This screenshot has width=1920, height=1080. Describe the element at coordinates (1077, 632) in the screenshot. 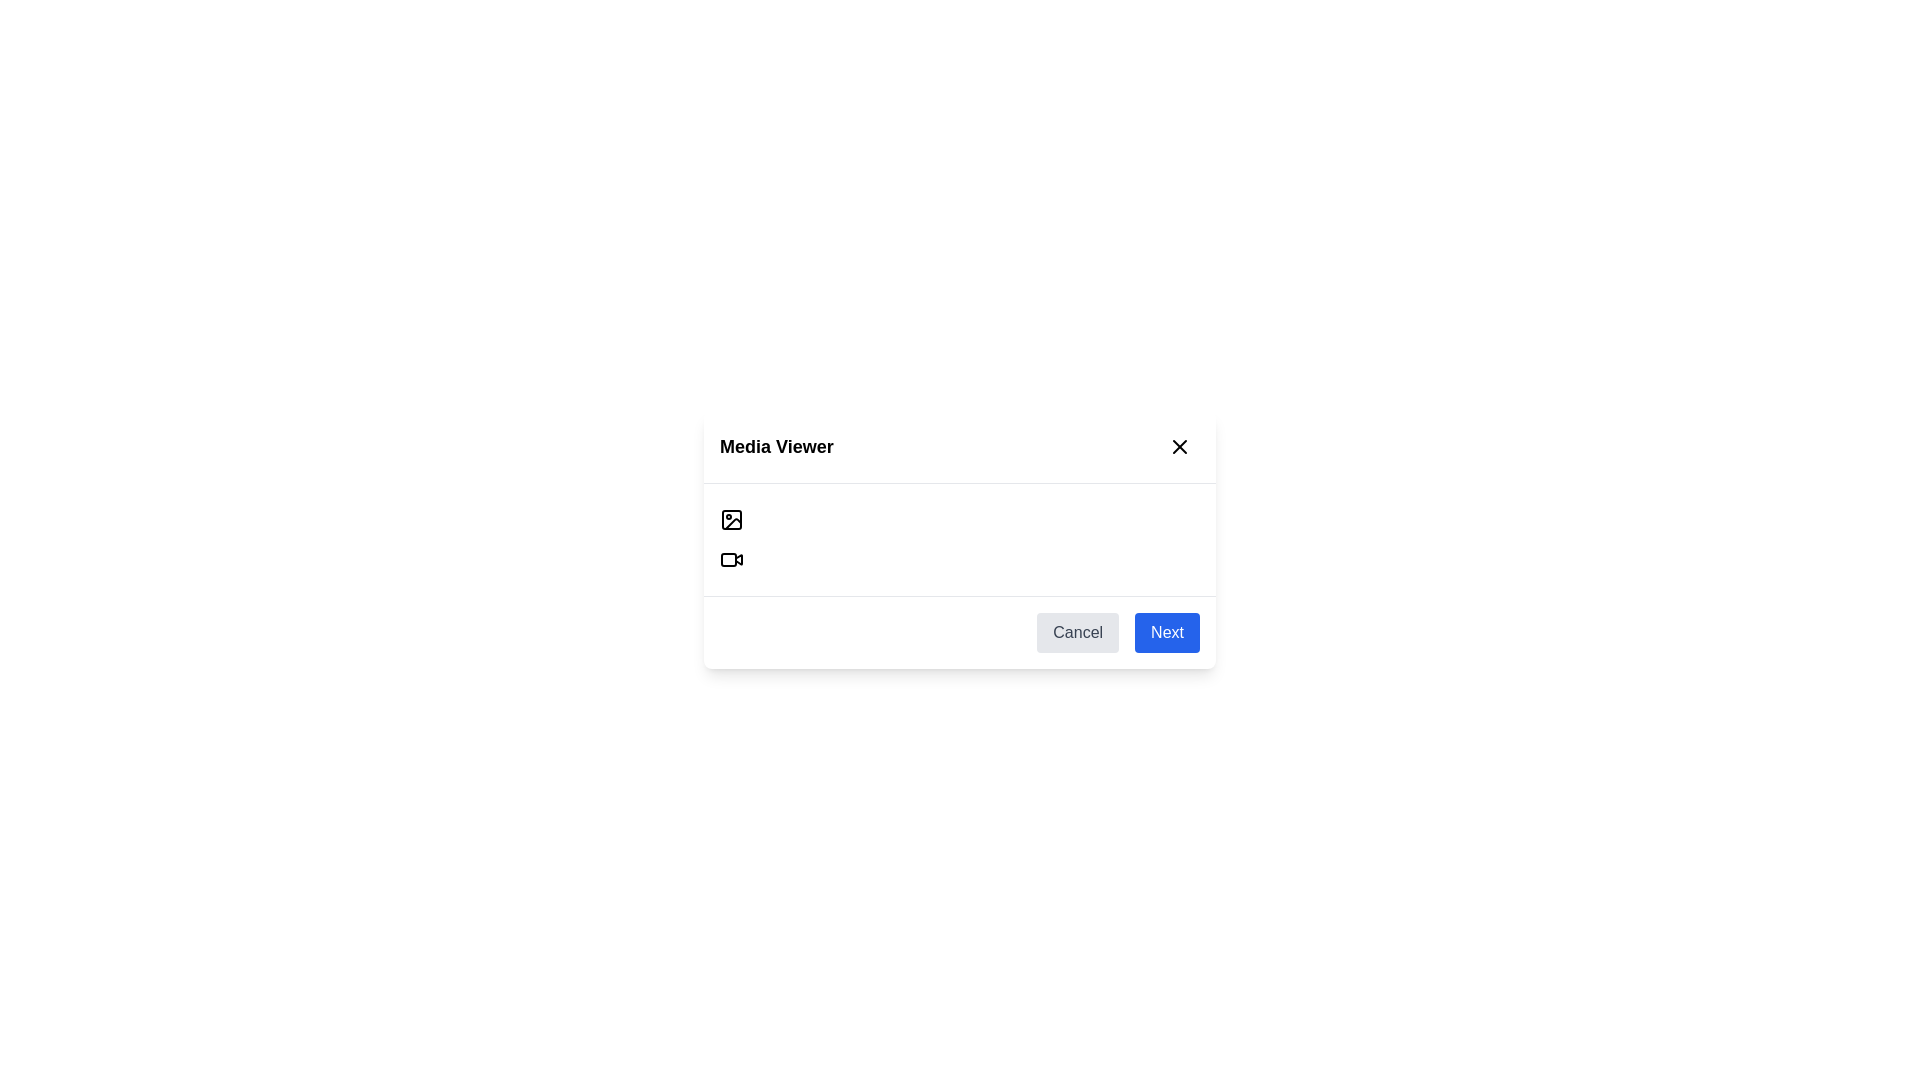

I see `the cancellation button located in the bottom-right of the 'Media Viewer' dialog, positioned to the left of the 'Next' button` at that location.